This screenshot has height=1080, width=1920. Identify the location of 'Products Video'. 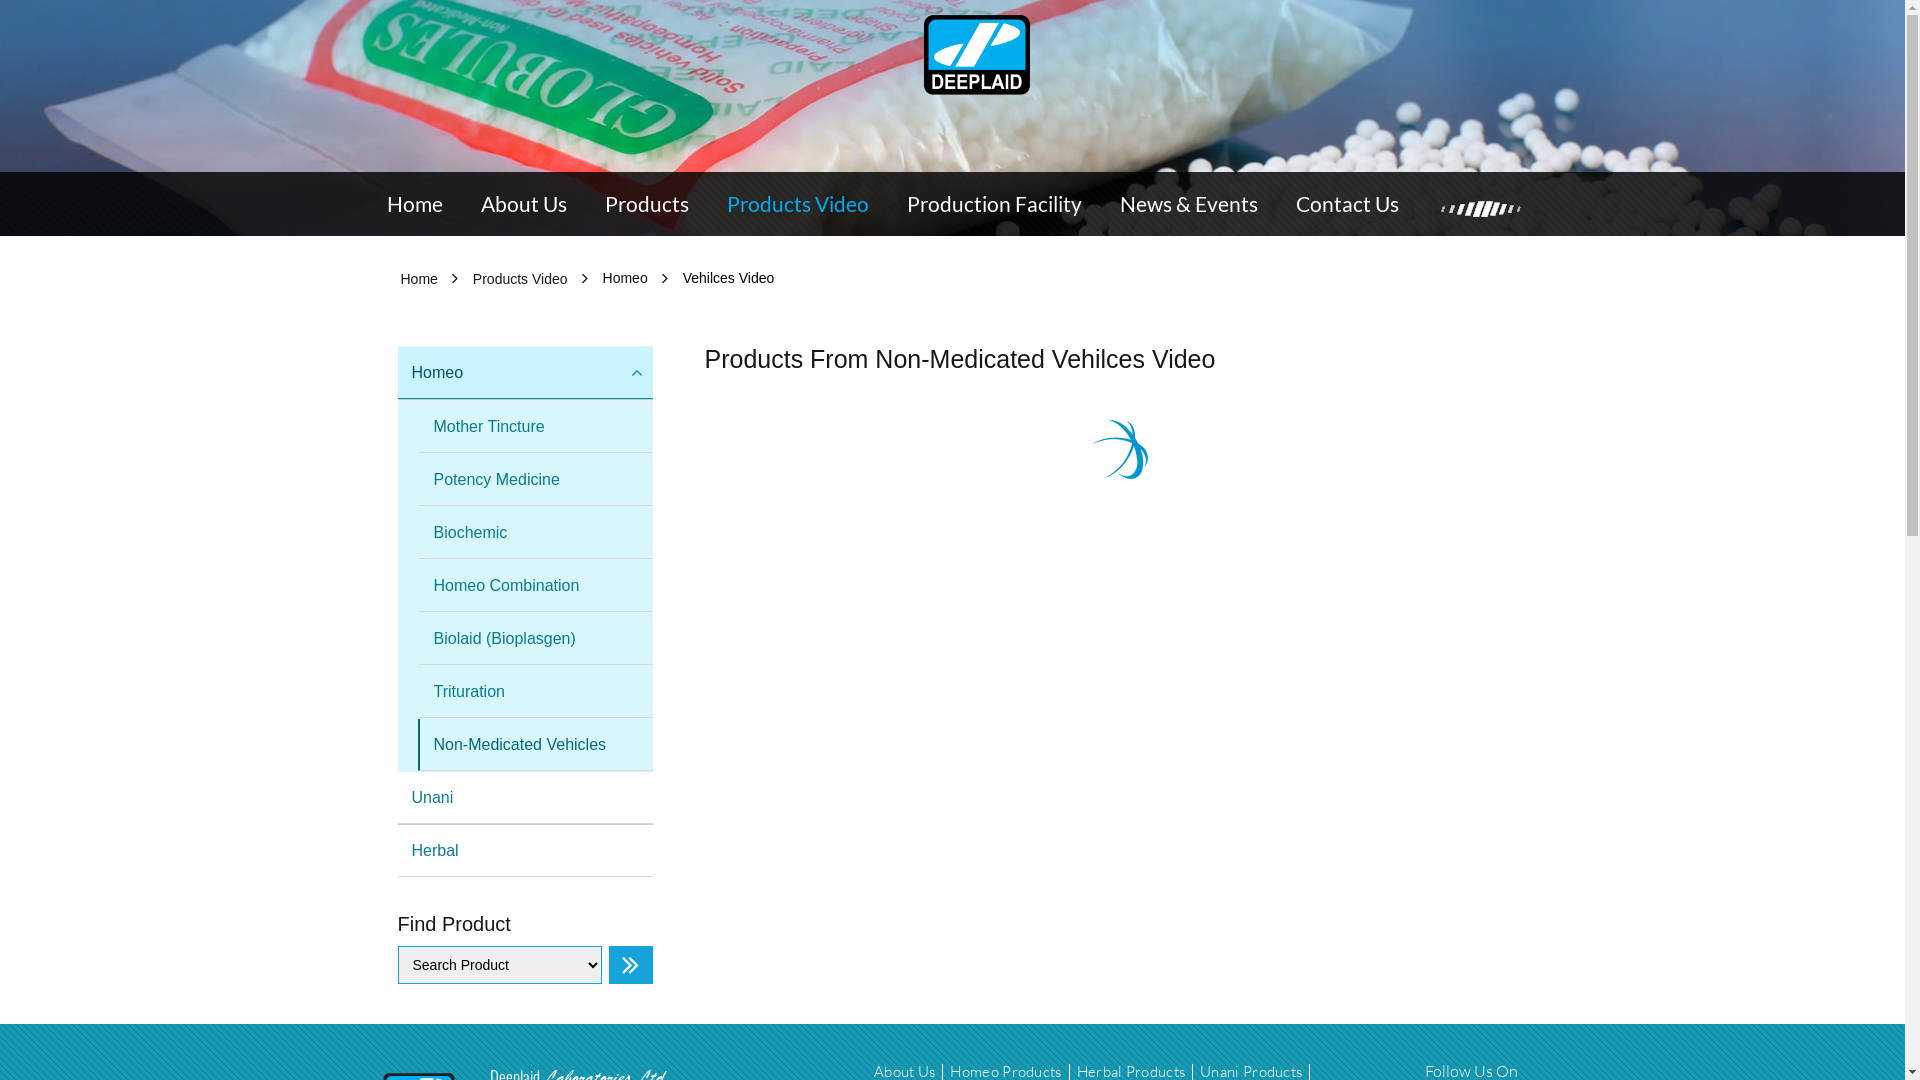
(795, 204).